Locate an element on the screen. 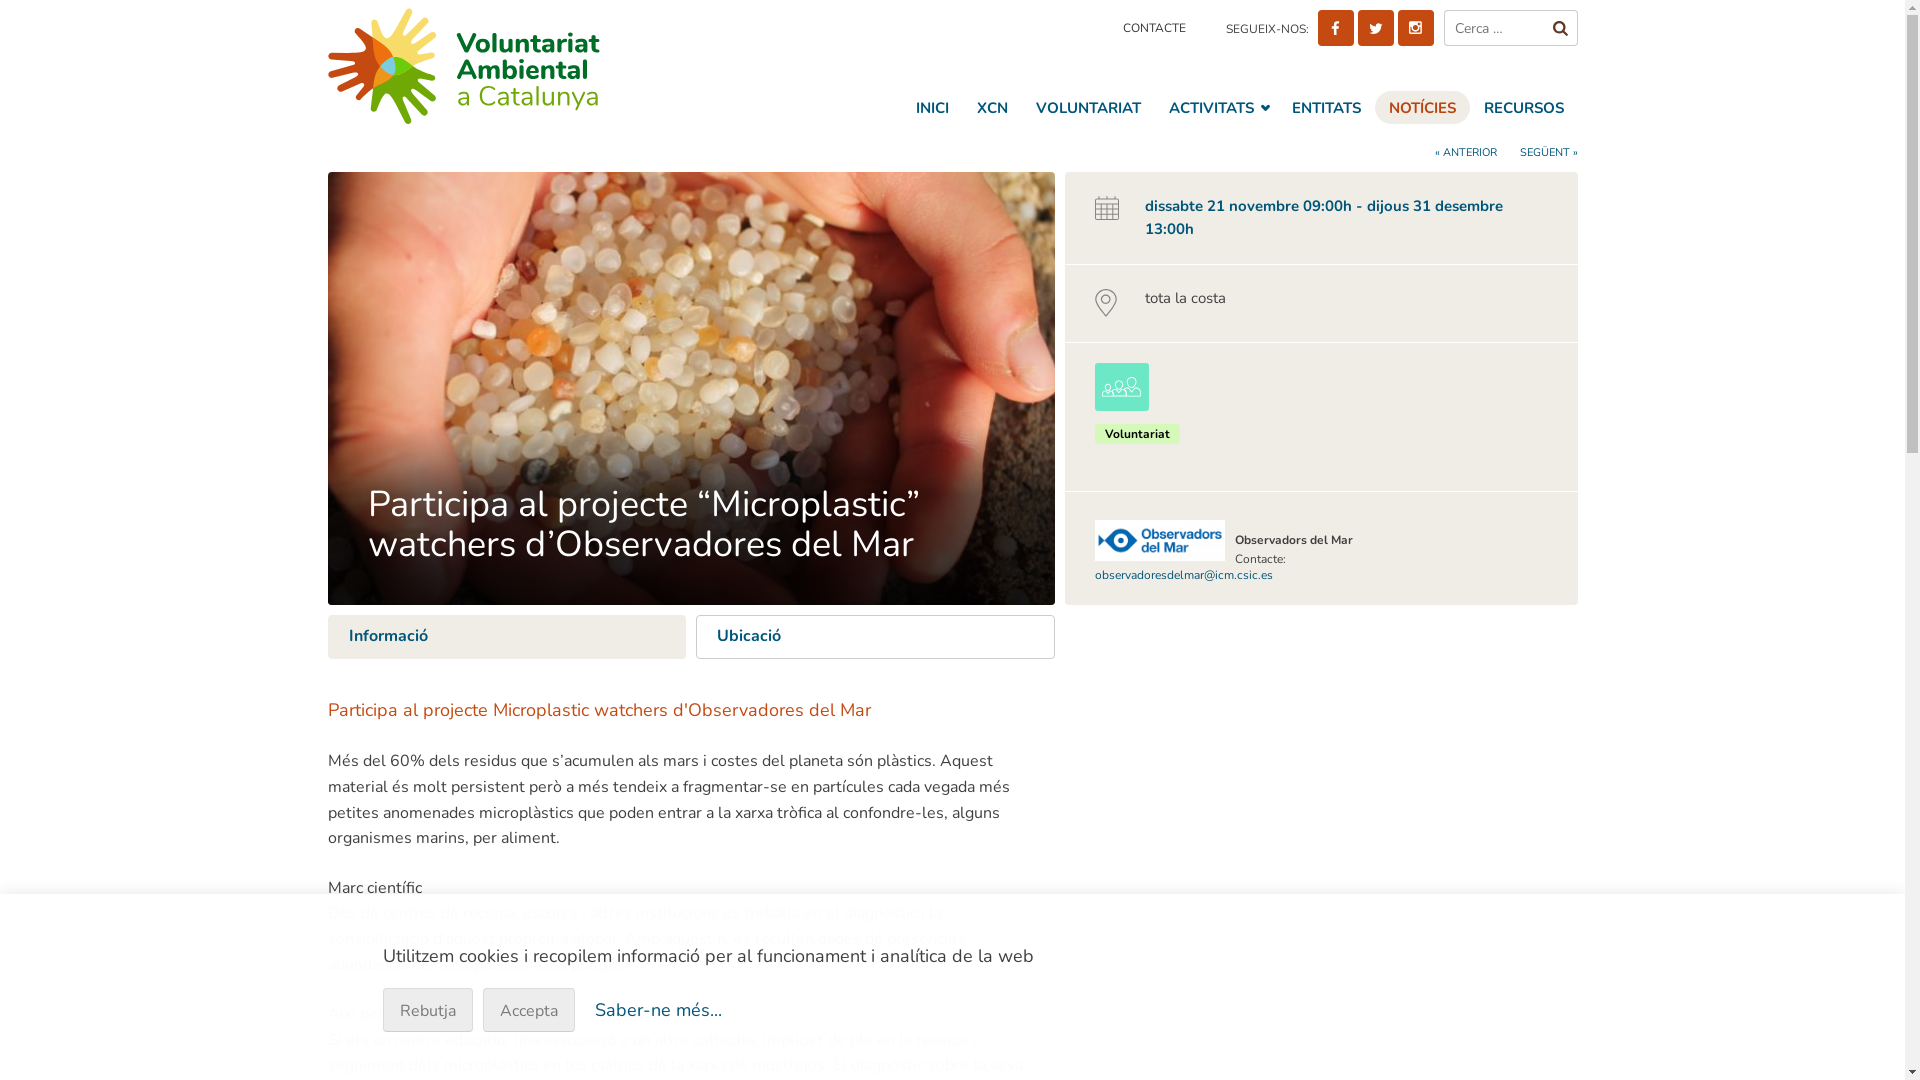 Image resolution: width=1920 pixels, height=1080 pixels. 'Cerca' is located at coordinates (1559, 27).